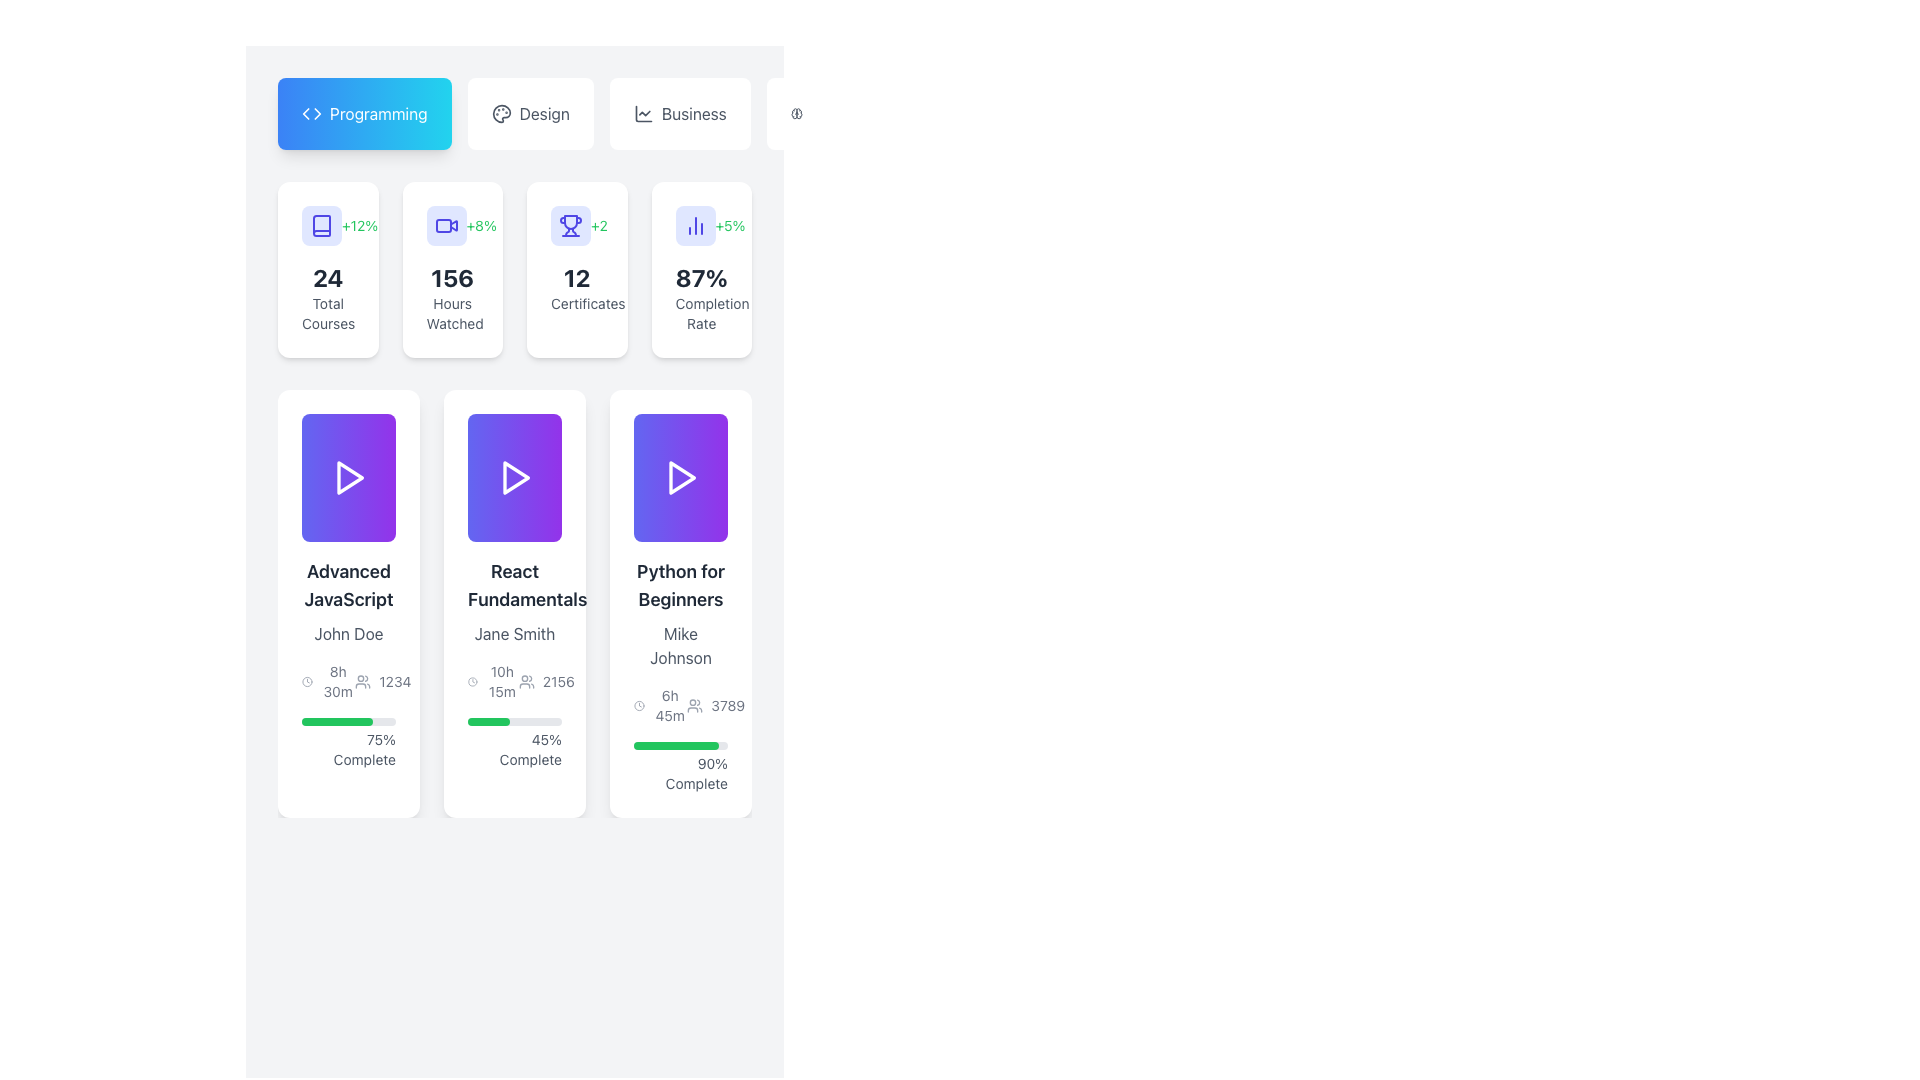 The width and height of the screenshot is (1920, 1080). What do you see at coordinates (306, 681) in the screenshot?
I see `properties of the minimalist clock icon located in the lower portion of the first course information card, adjacent to the text '8h 30m'` at bounding box center [306, 681].